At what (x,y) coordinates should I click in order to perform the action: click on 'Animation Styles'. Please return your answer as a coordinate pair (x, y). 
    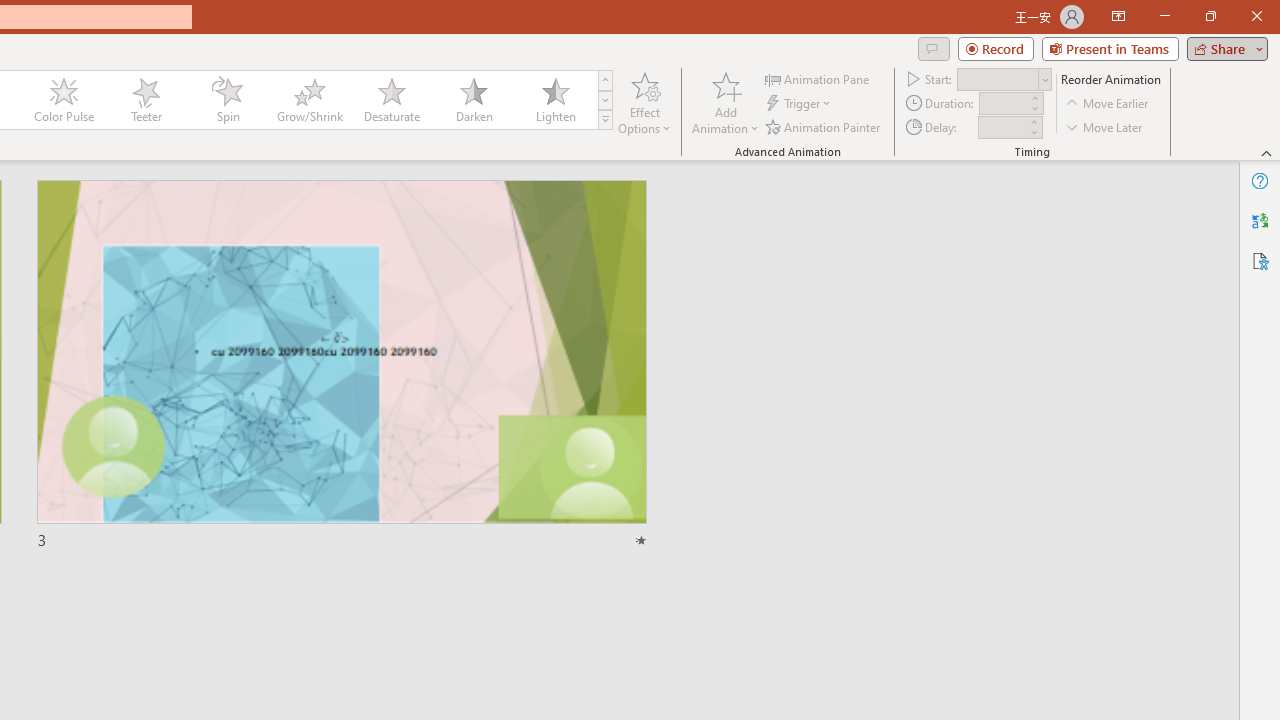
    Looking at the image, I should click on (604, 120).